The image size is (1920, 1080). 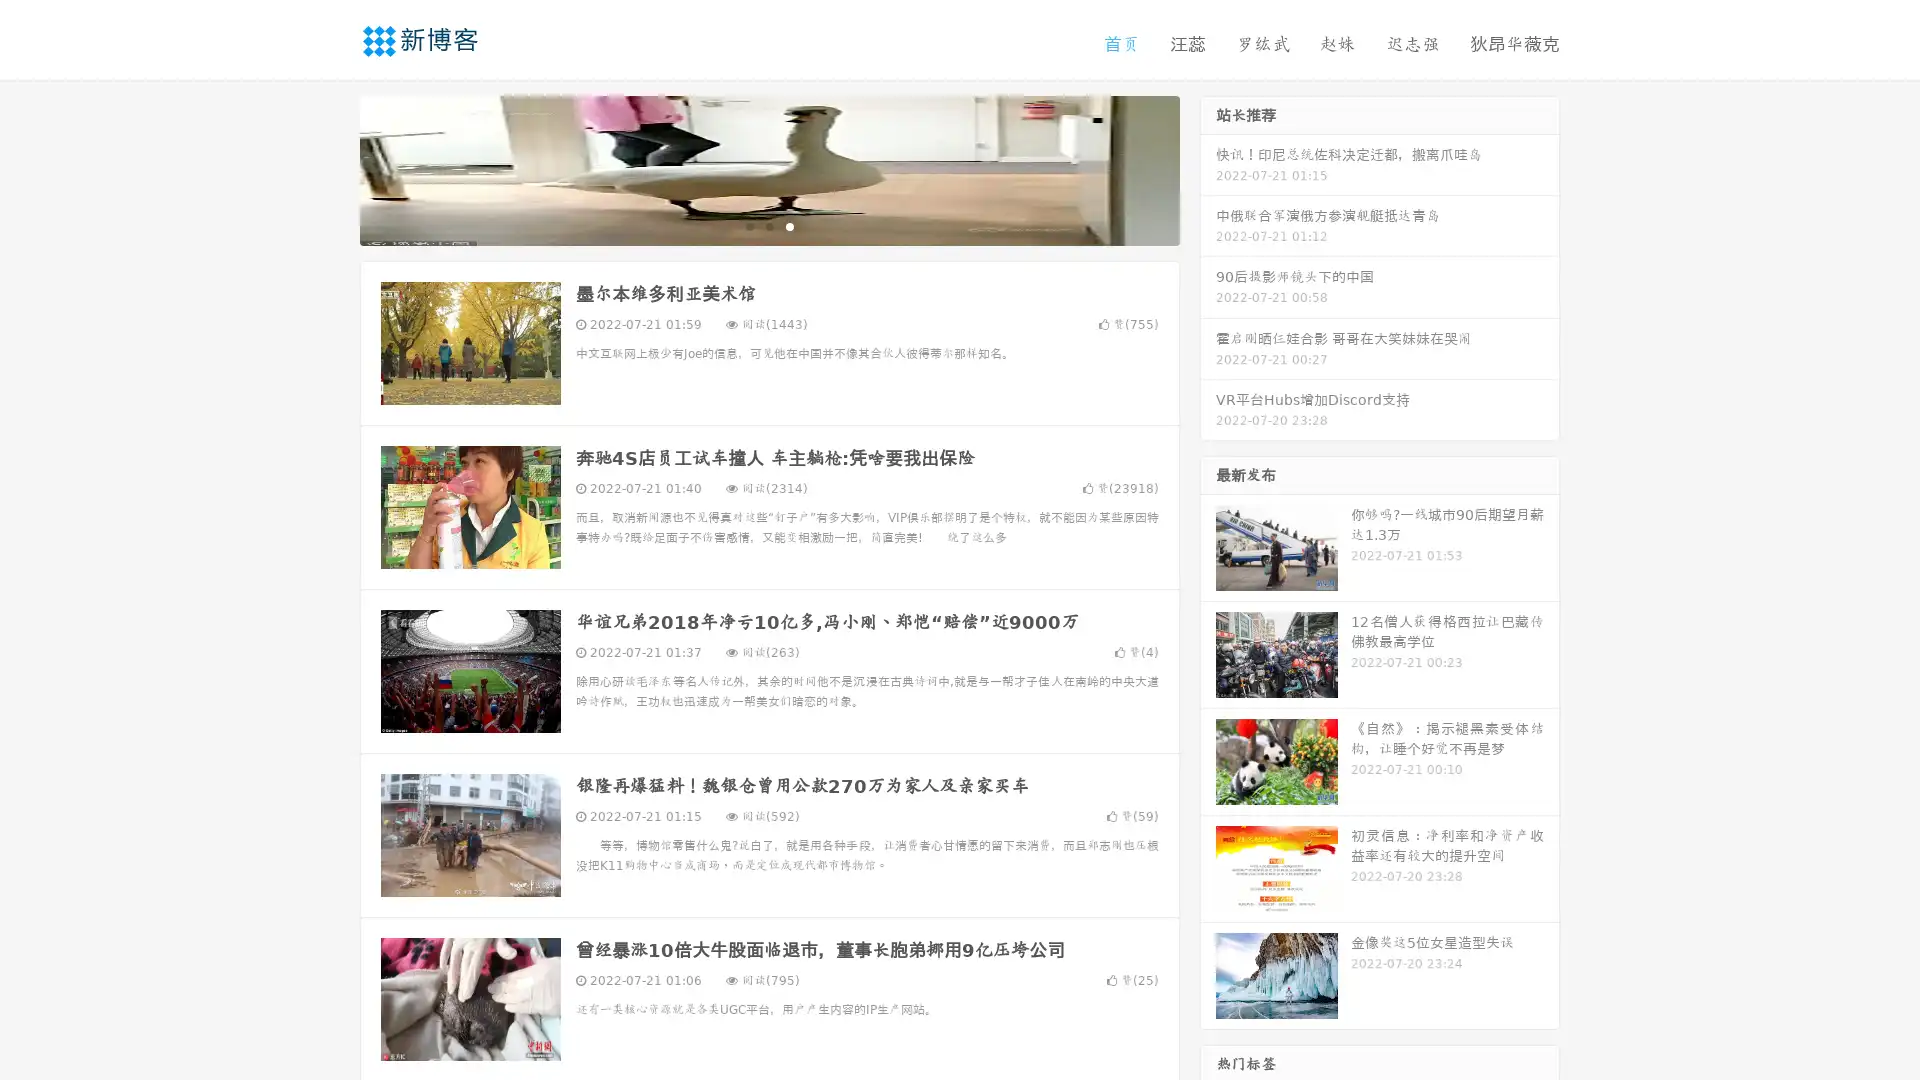 What do you see at coordinates (768, 225) in the screenshot?
I see `Go to slide 2` at bounding box center [768, 225].